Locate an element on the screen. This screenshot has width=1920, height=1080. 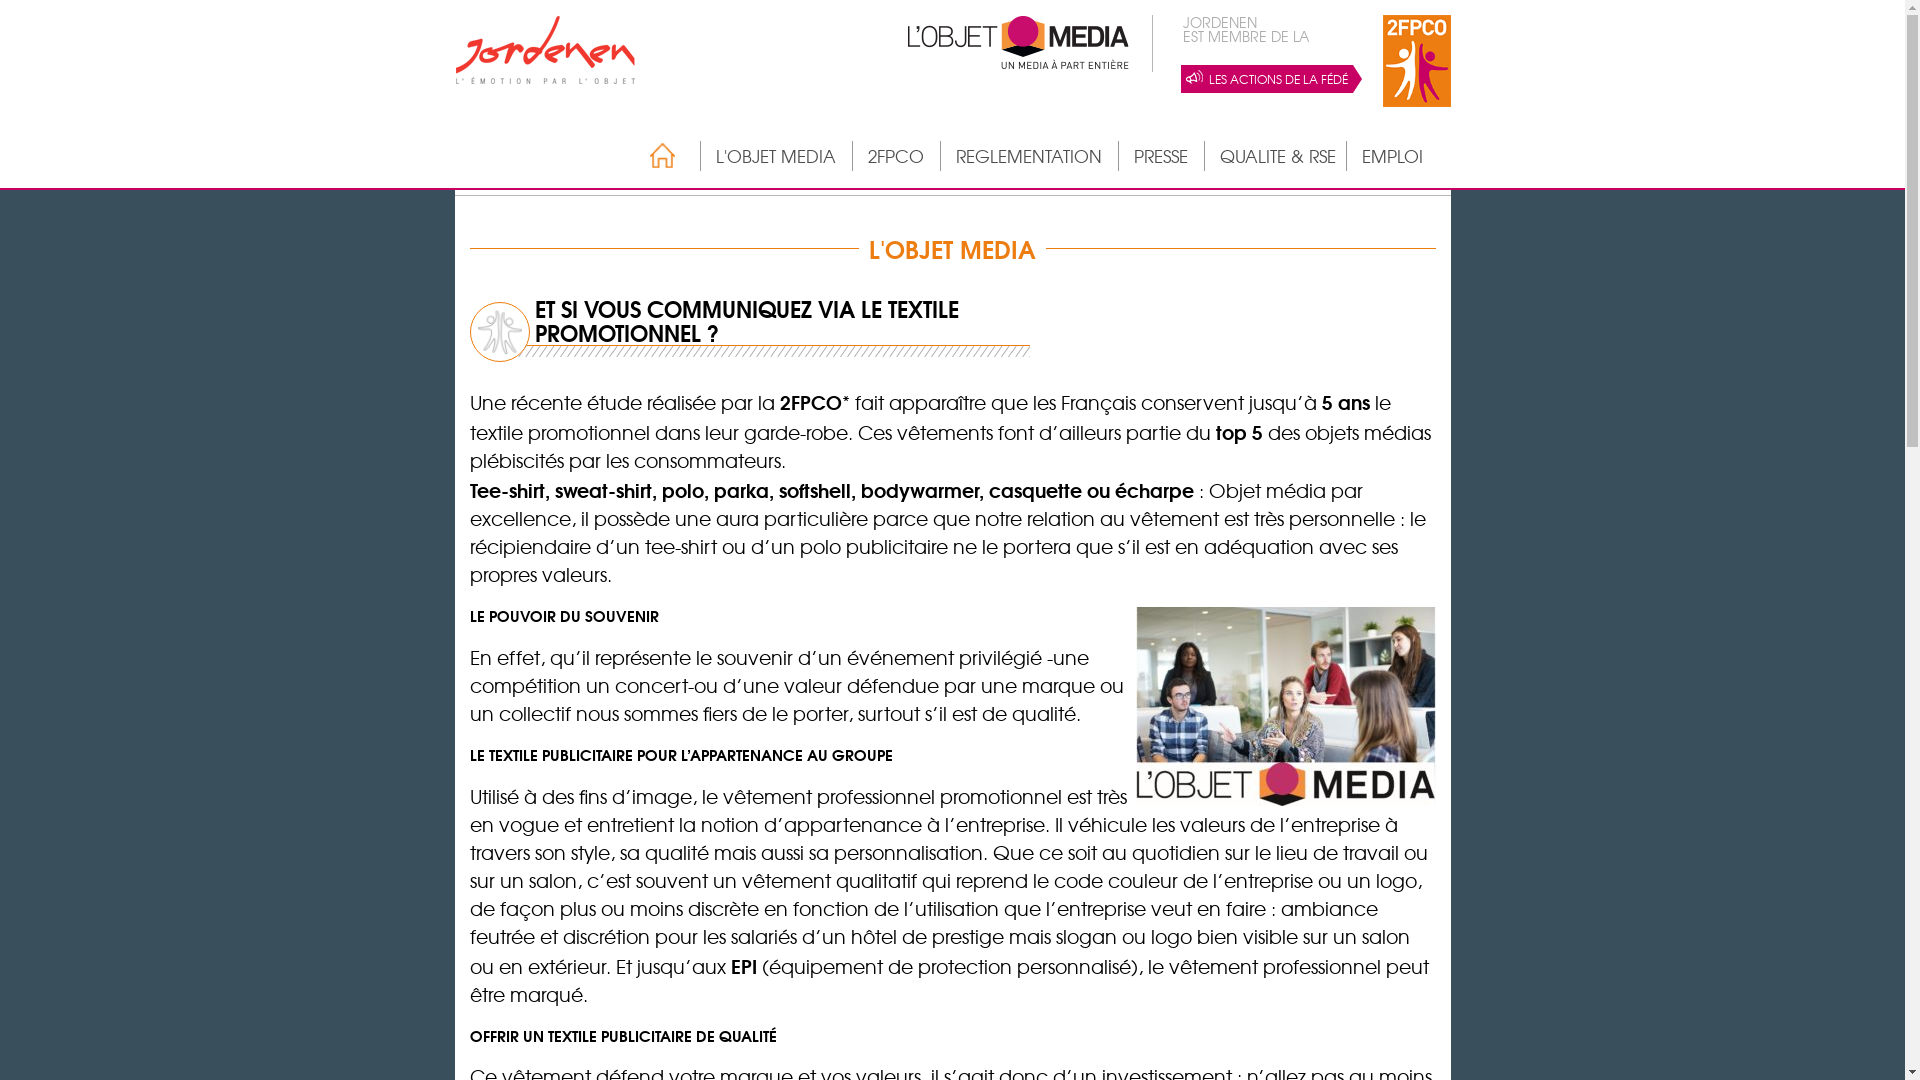
'Accueil' is located at coordinates (652, 154).